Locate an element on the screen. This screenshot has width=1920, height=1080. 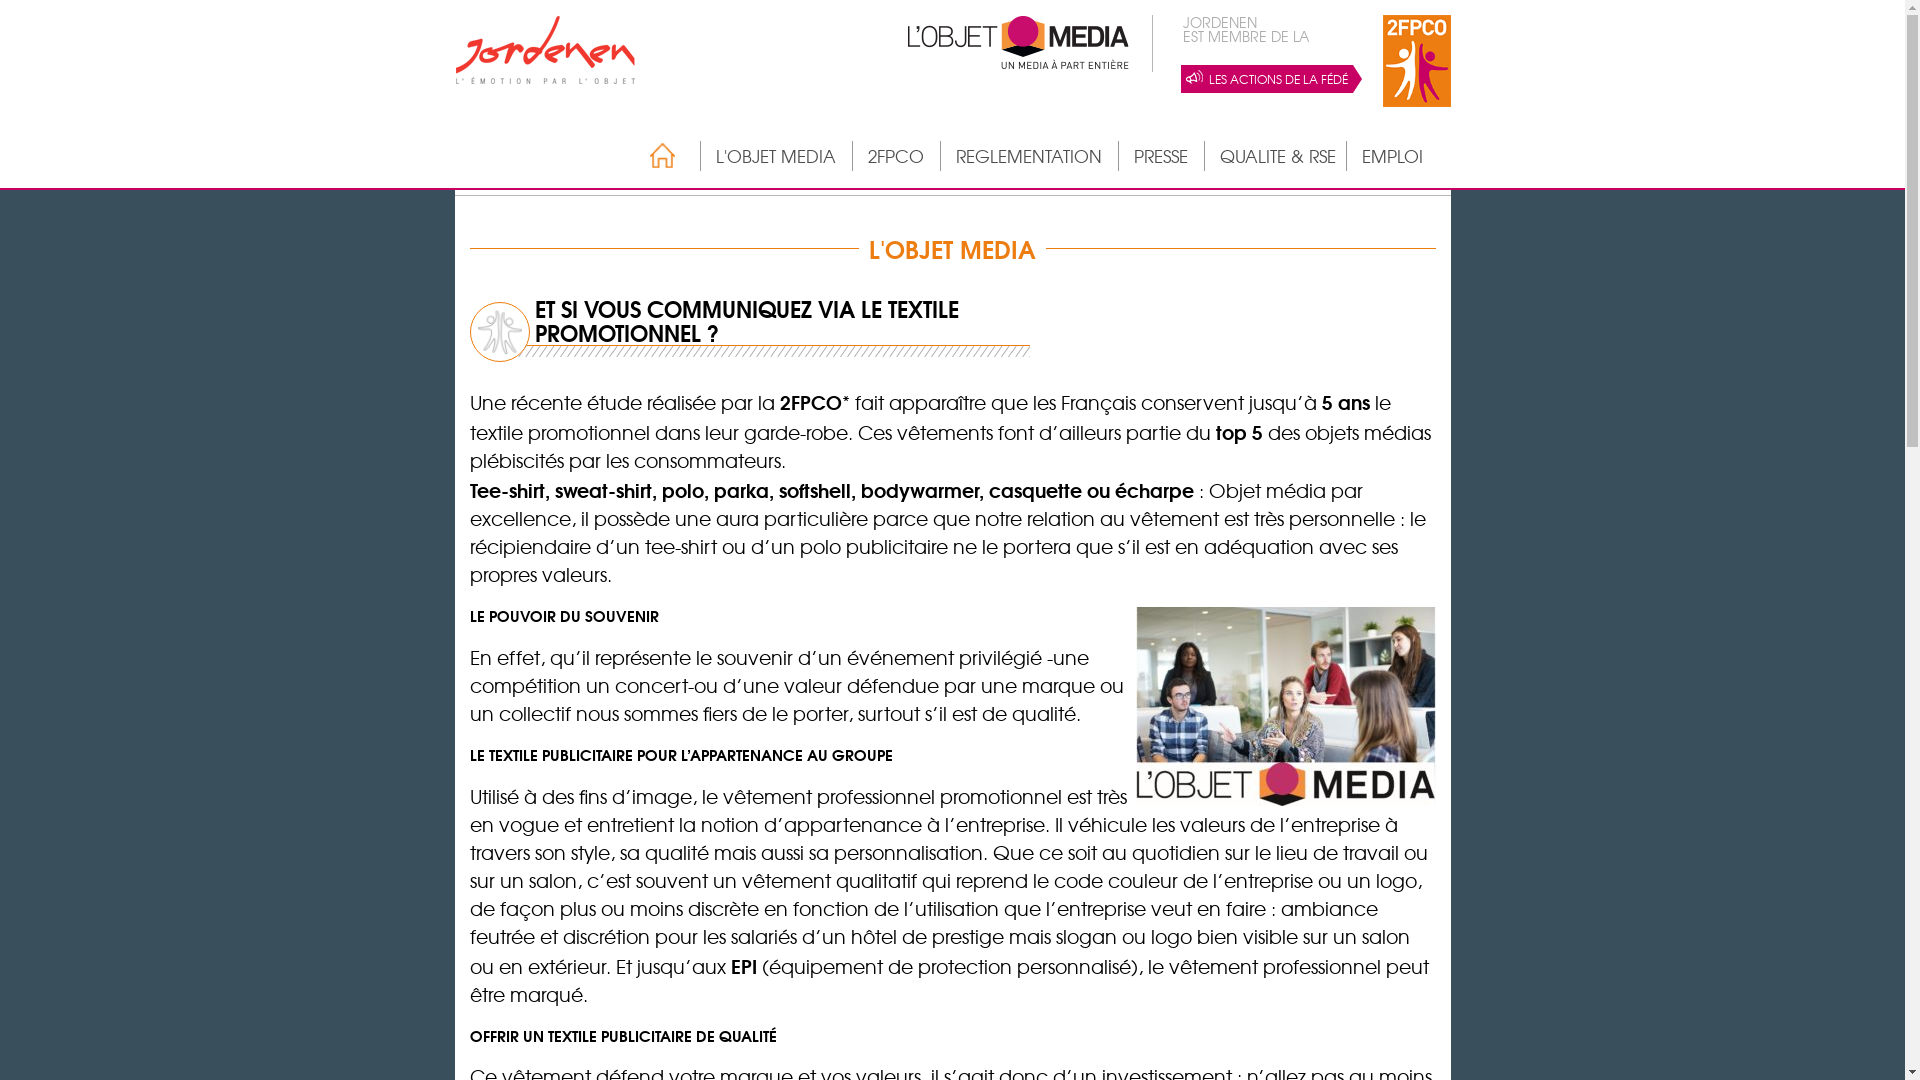
'Accueil' is located at coordinates (652, 154).